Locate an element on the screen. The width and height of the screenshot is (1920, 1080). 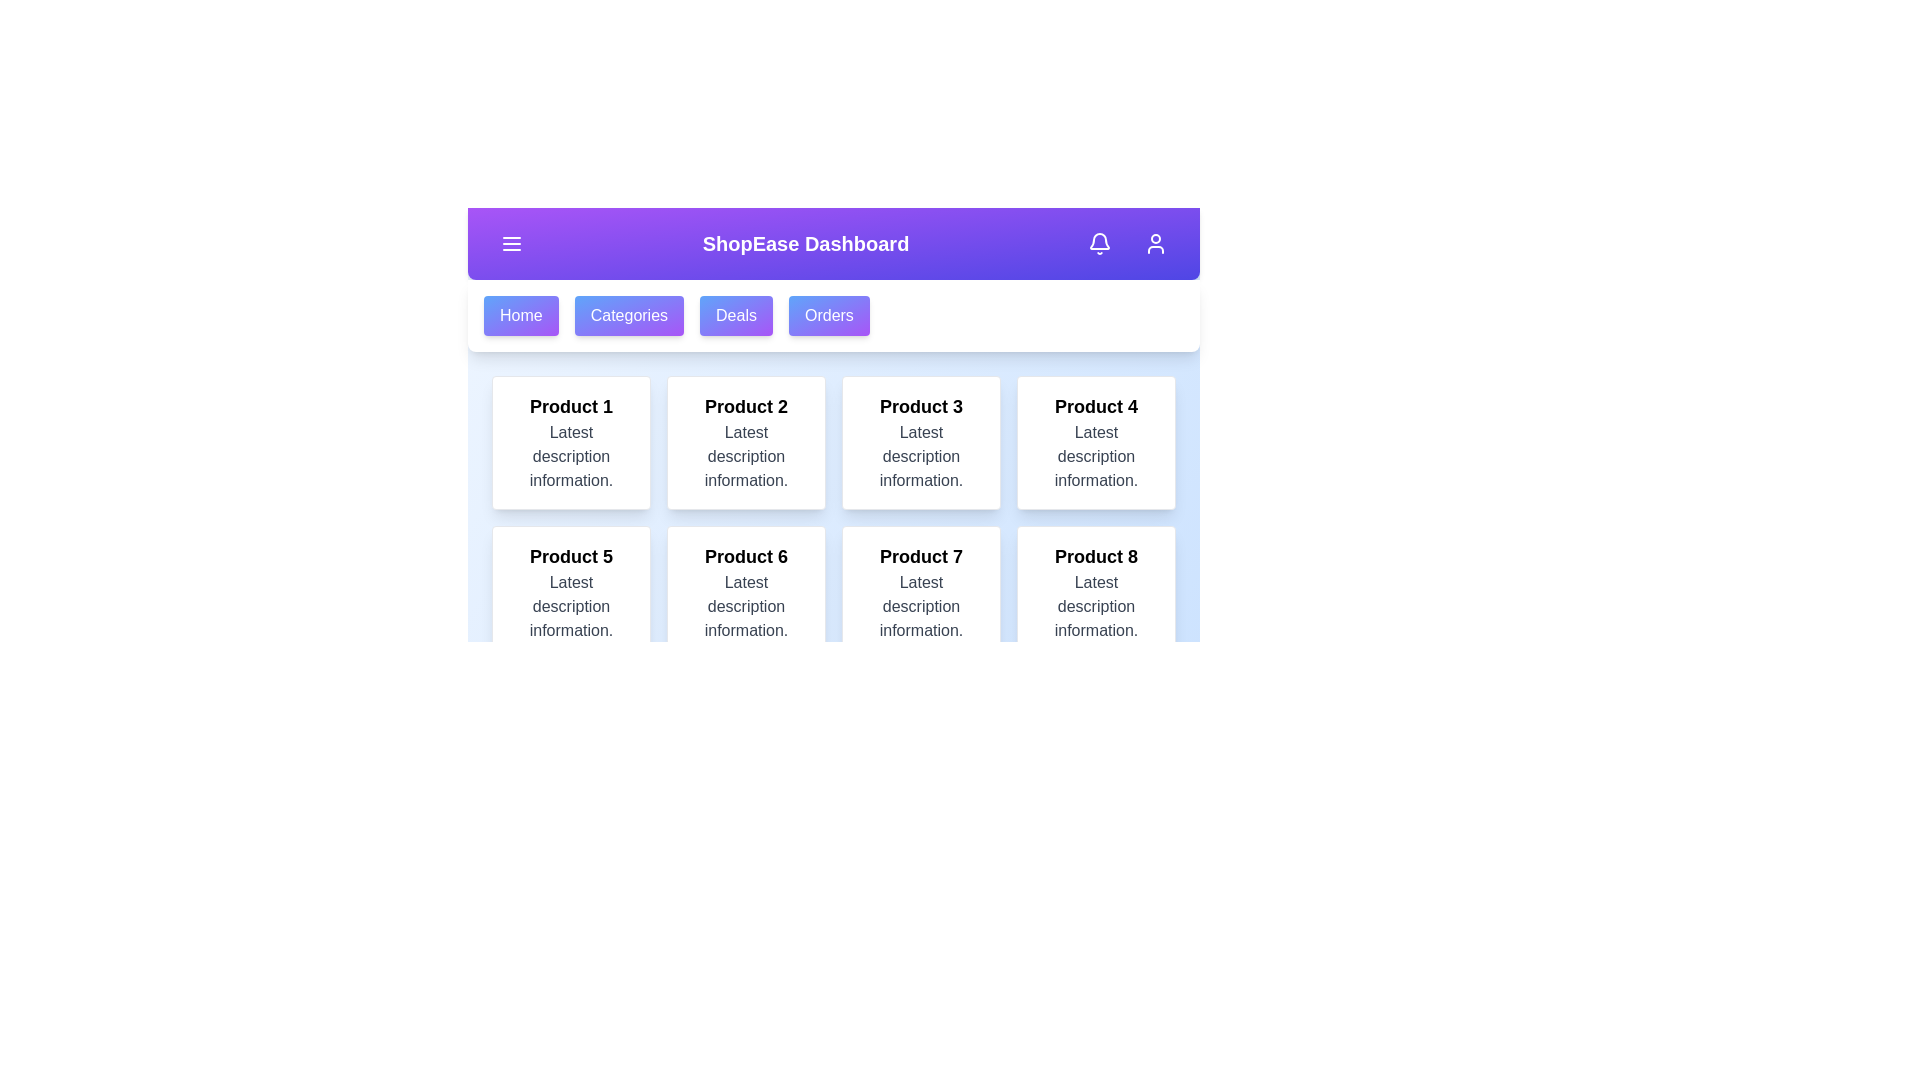
notification icon in the top-right corner of the app bar is located at coordinates (1098, 242).